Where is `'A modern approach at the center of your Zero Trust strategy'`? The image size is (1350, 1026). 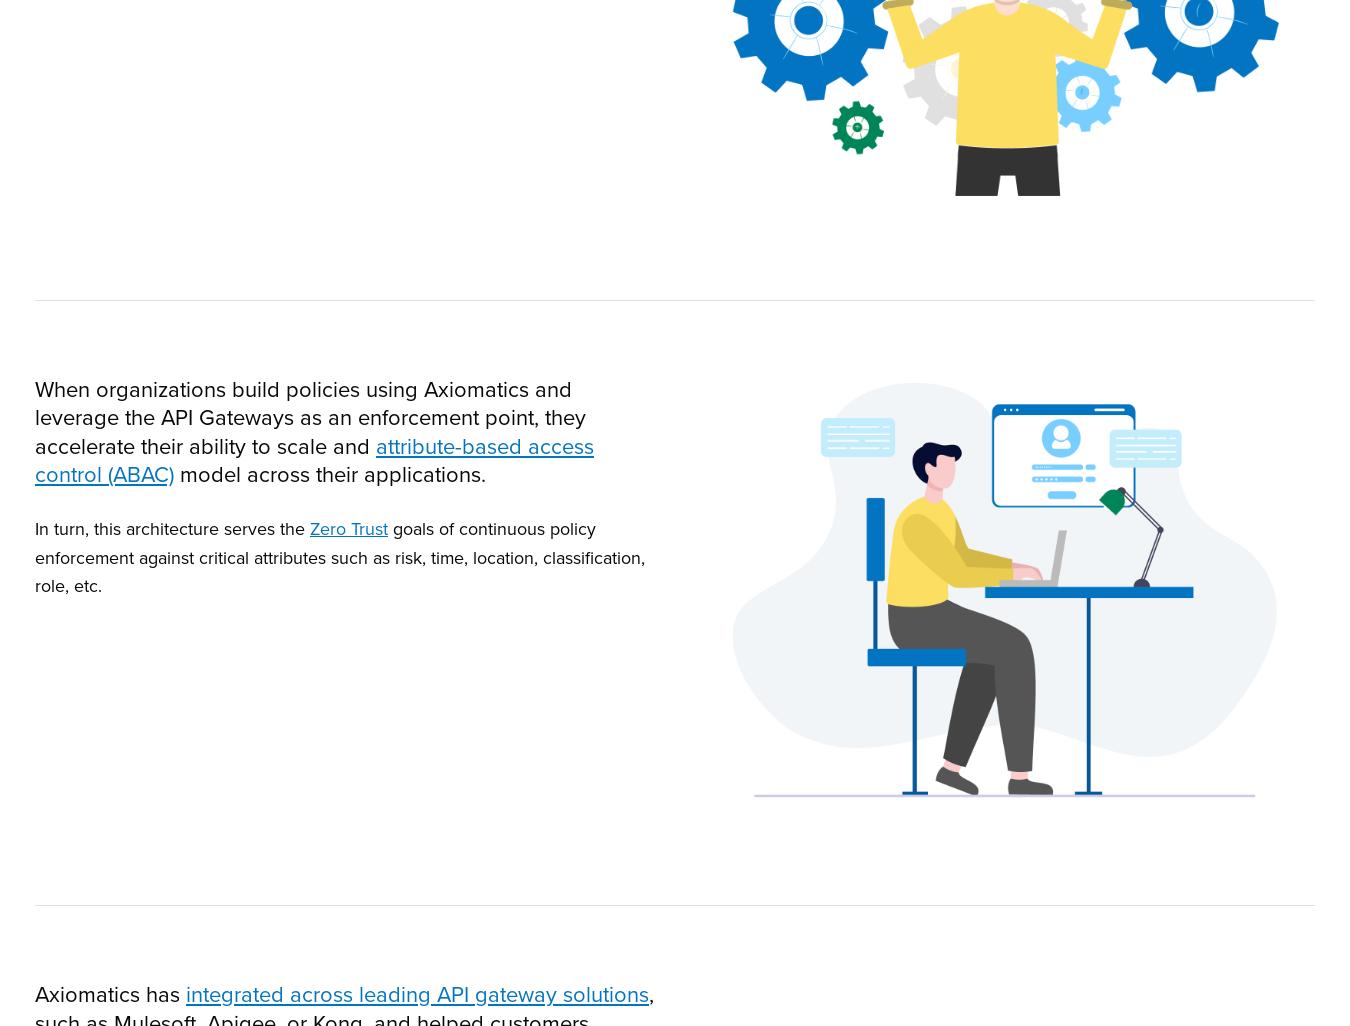
'A modern approach at the center of your Zero Trust strategy' is located at coordinates (656, 618).